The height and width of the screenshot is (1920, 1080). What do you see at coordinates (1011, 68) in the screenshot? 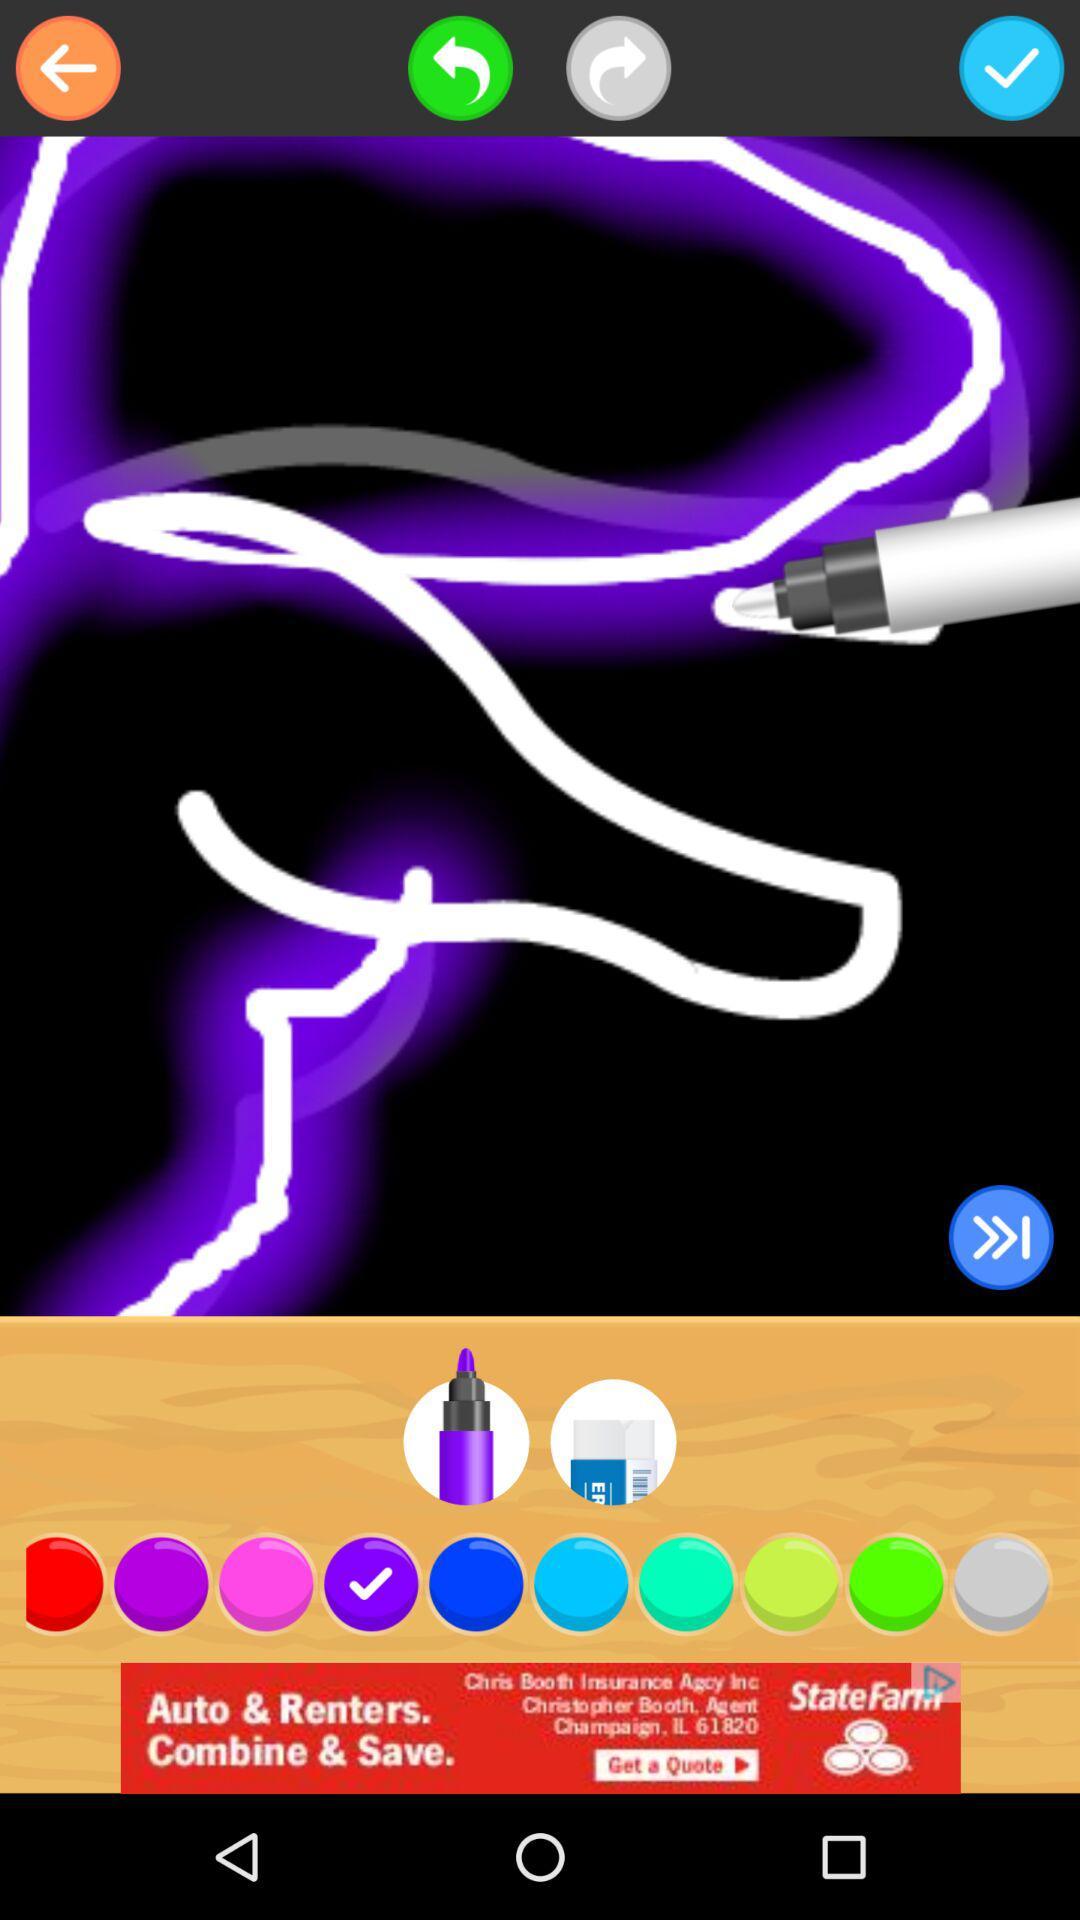
I see `the check icon` at bounding box center [1011, 68].